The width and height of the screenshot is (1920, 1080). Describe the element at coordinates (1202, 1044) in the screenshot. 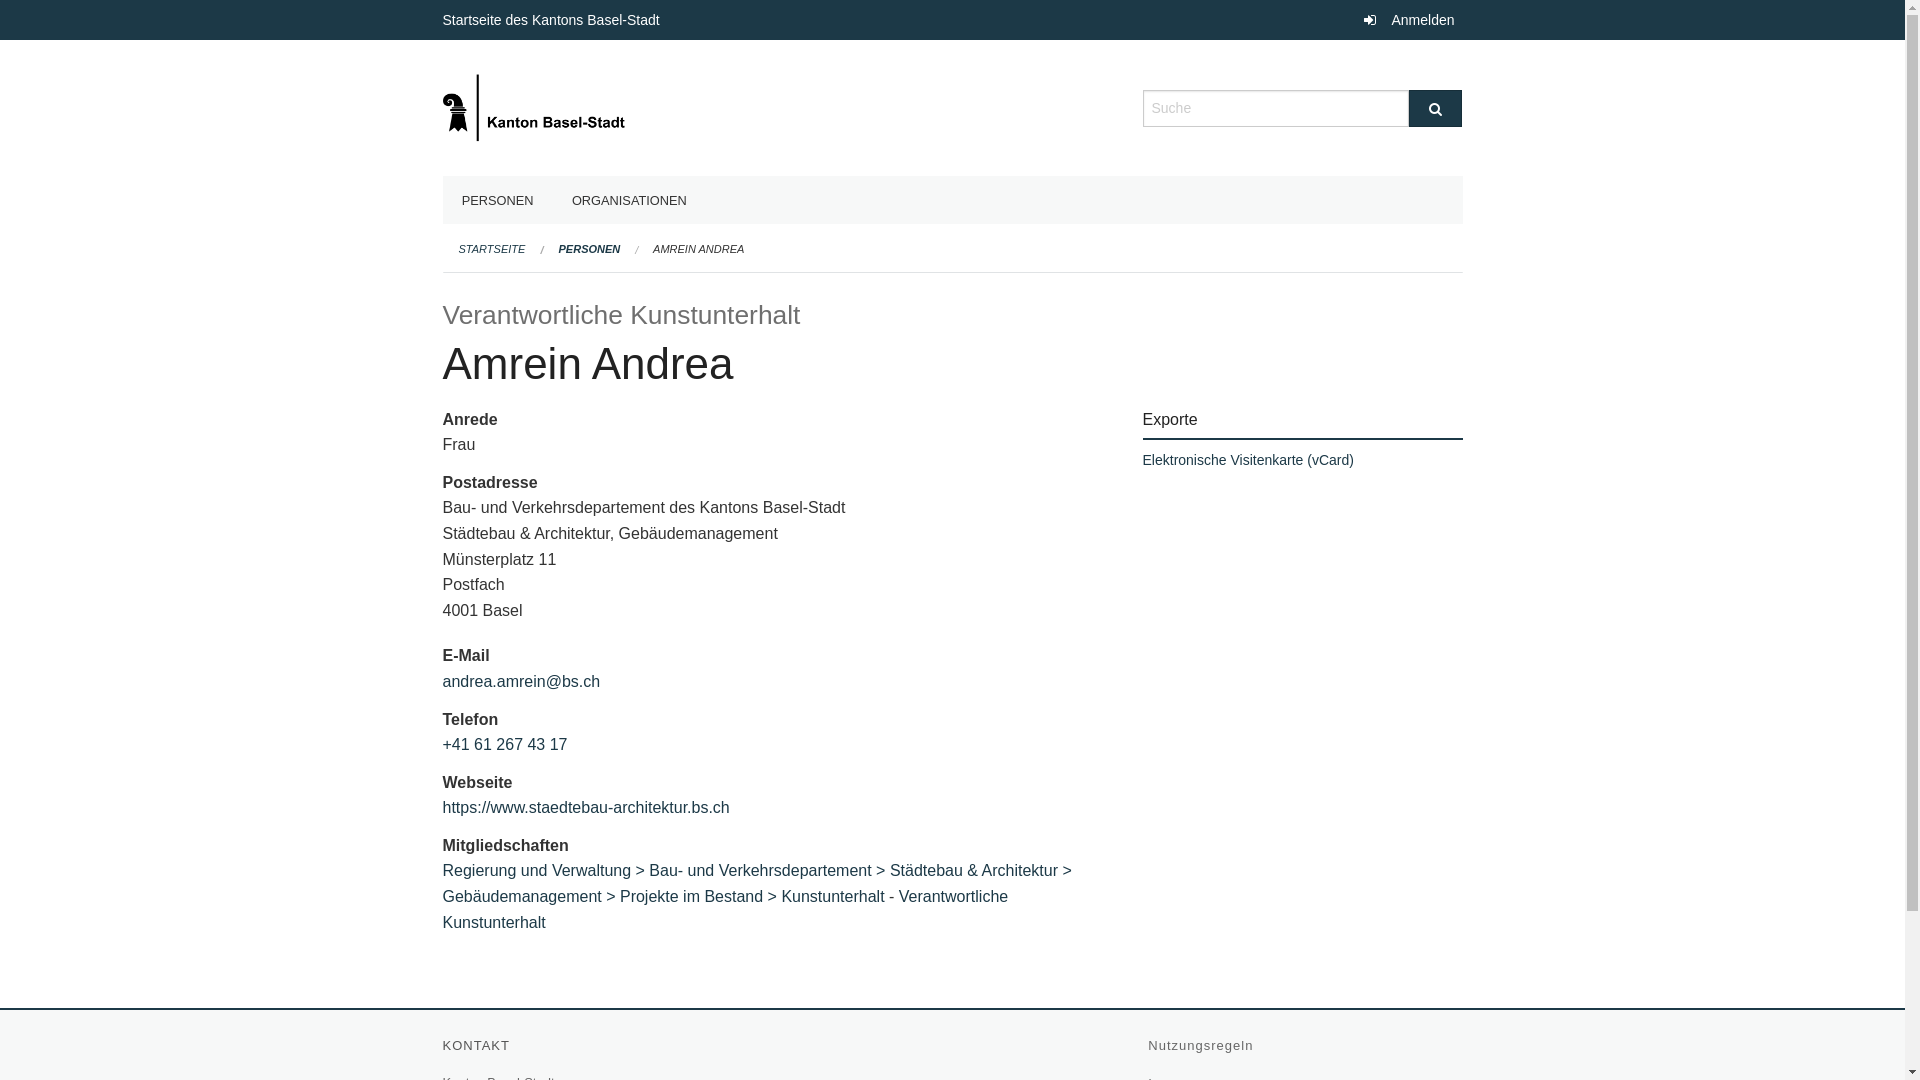

I see `'Nutzungsregeln` at that location.